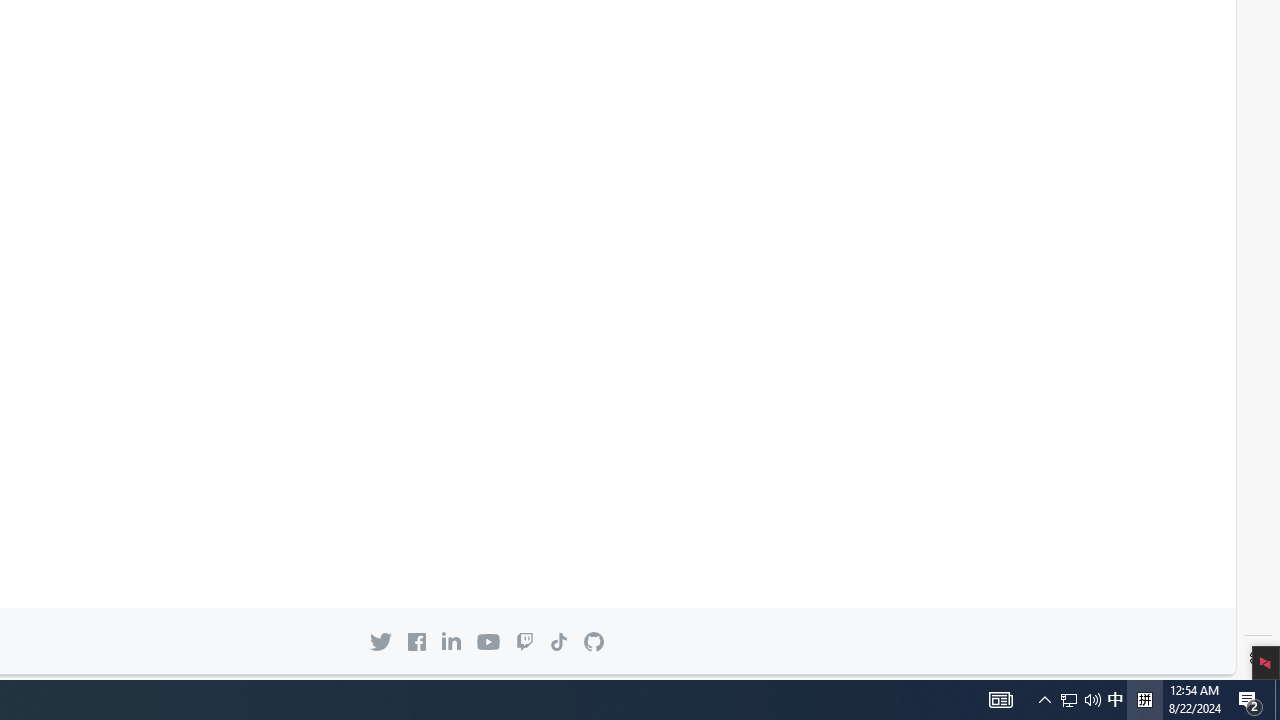 The image size is (1280, 720). Describe the element at coordinates (524, 641) in the screenshot. I see `'Twitch icon GitHub on Twitch'` at that location.